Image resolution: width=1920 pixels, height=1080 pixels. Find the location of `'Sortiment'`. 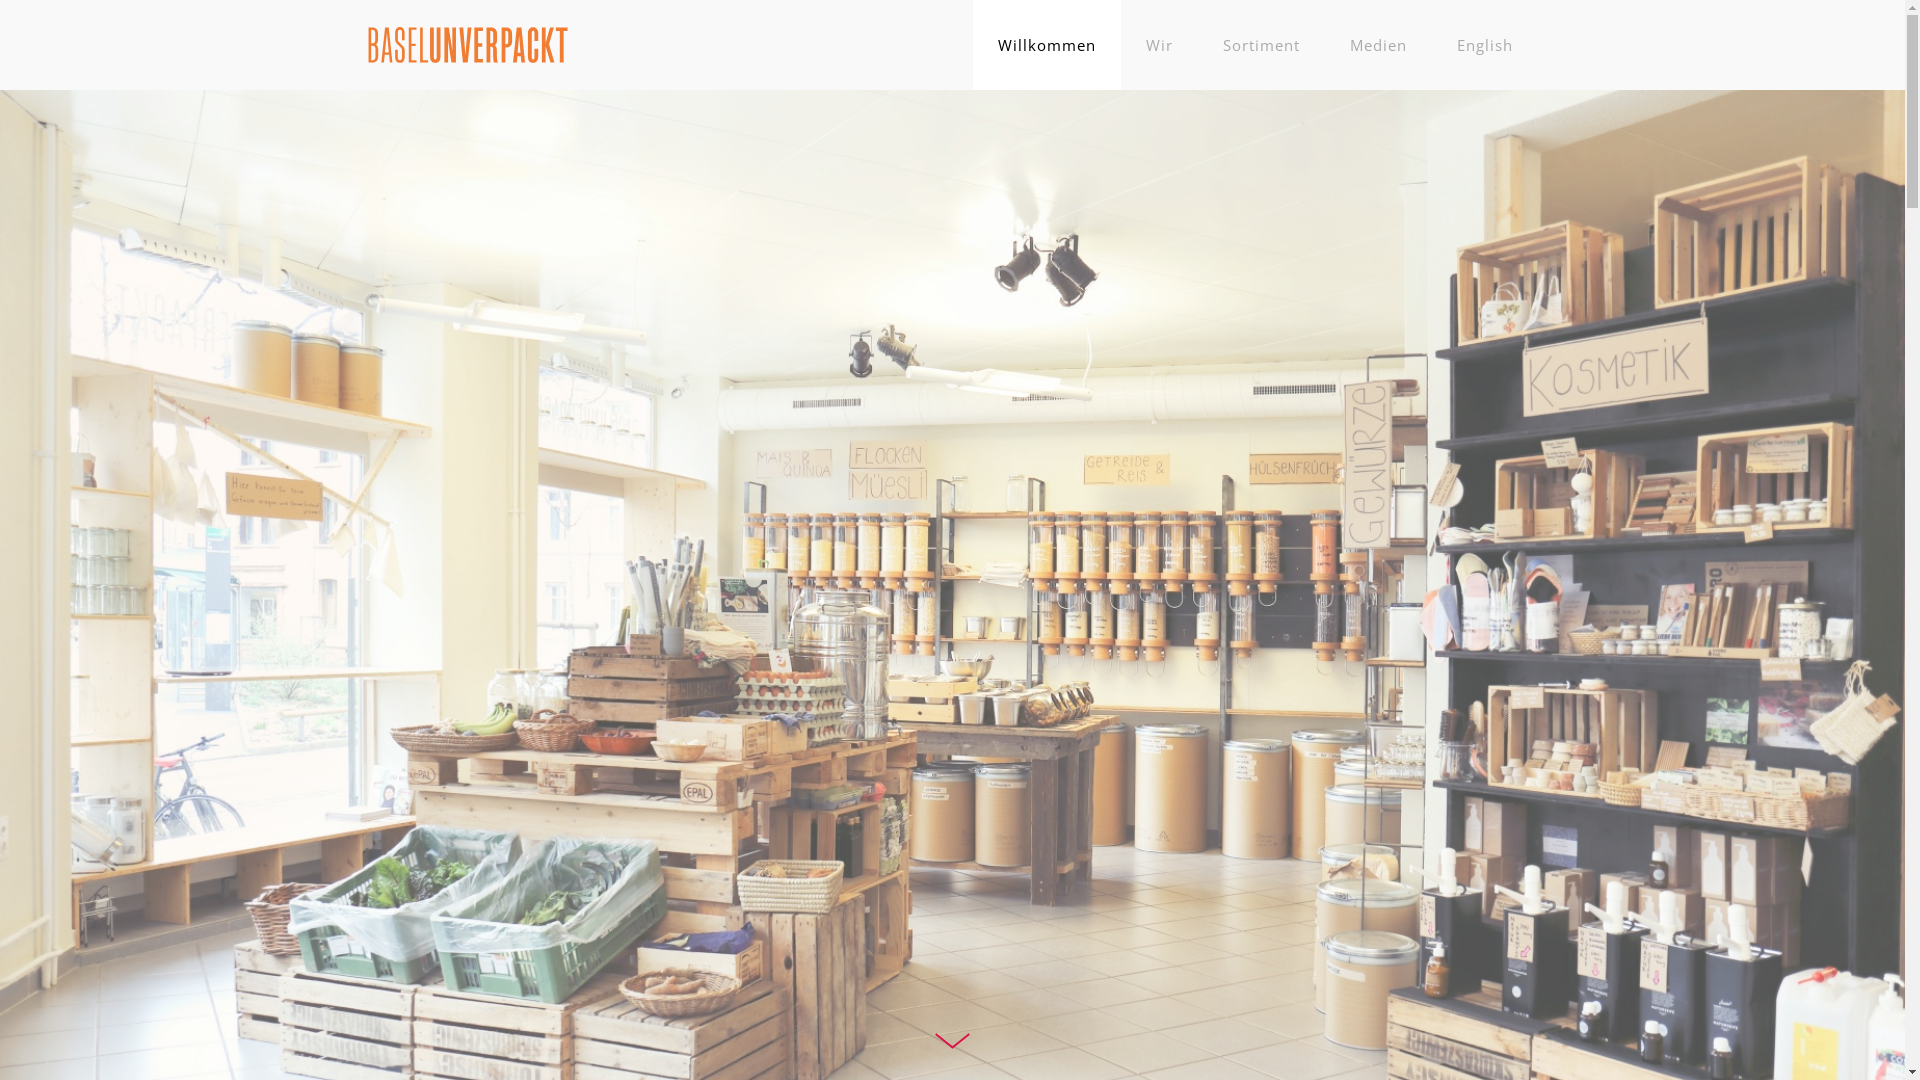

'Sortiment' is located at coordinates (1260, 45).